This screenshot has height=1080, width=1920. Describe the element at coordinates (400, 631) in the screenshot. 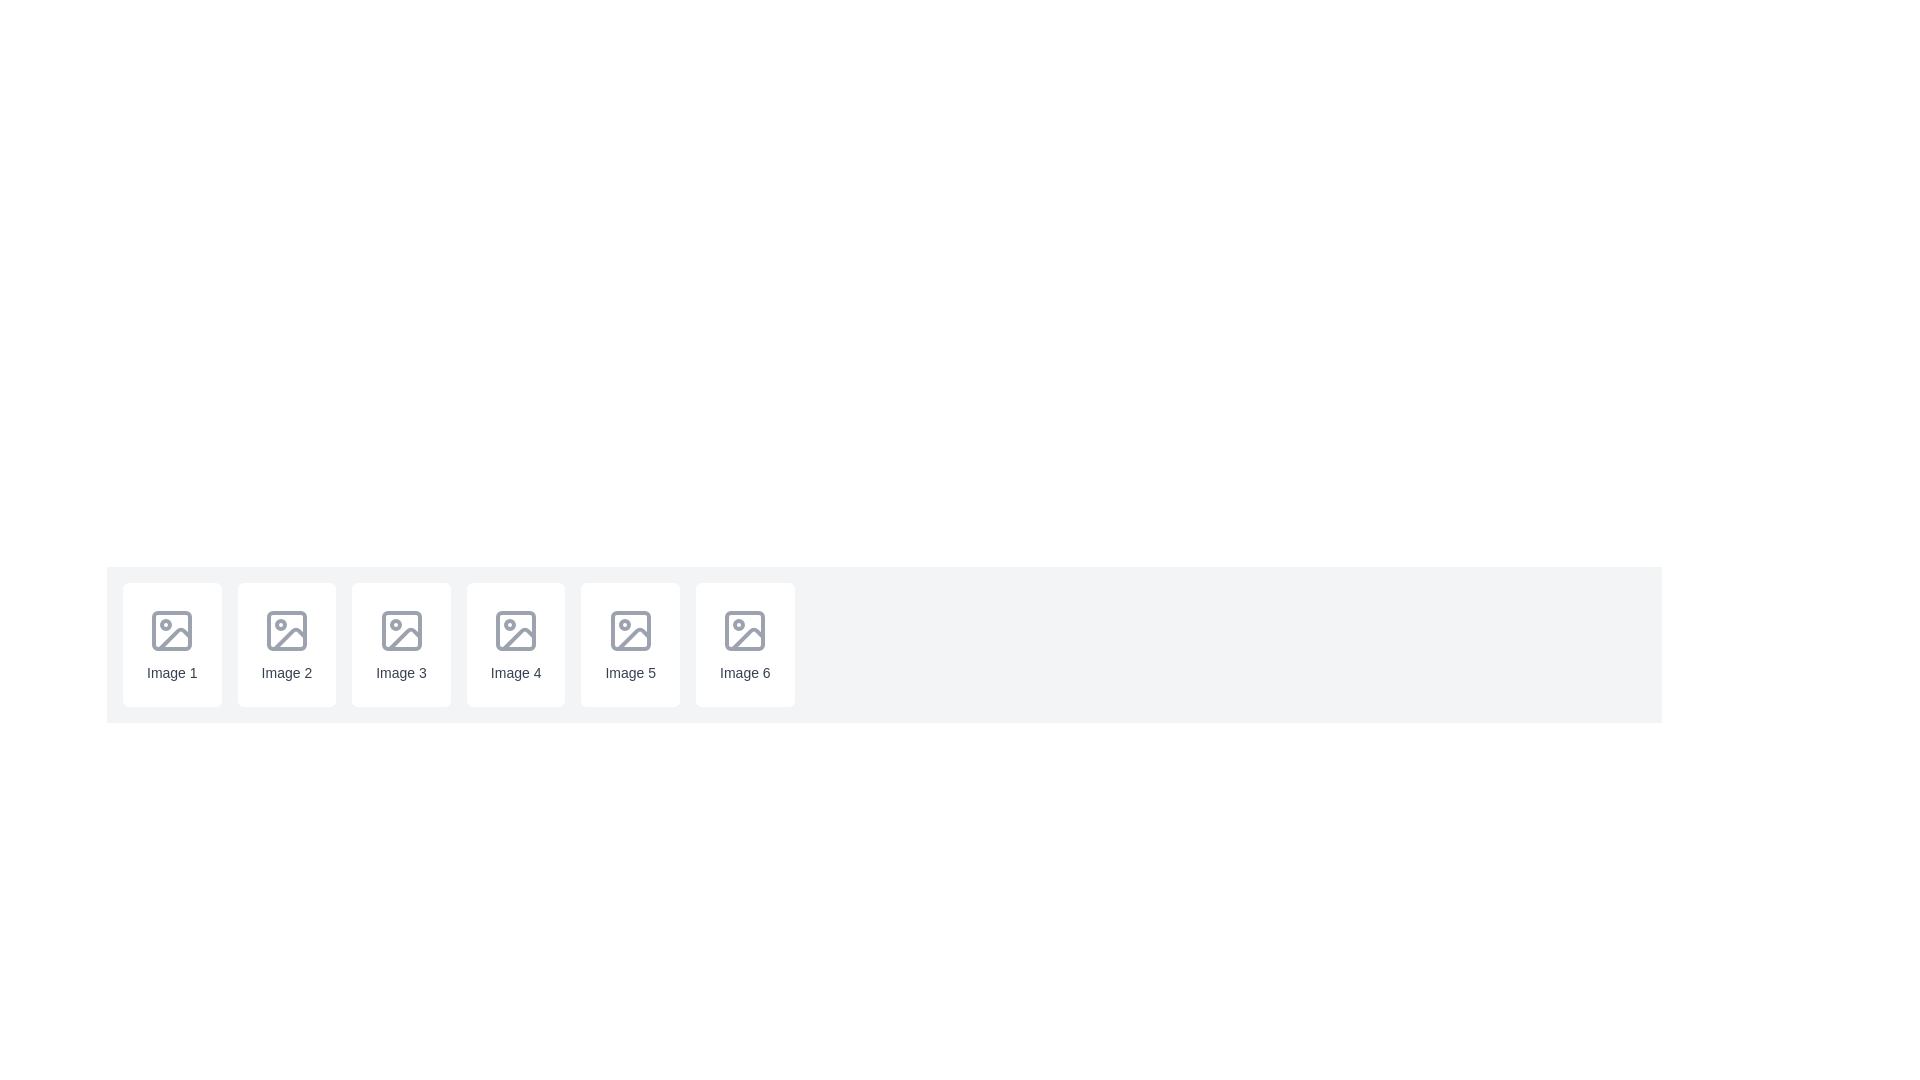

I see `the SVG rectangle element that is part of the image placeholder icon in the third position of a horizontal carousel of six items` at that location.